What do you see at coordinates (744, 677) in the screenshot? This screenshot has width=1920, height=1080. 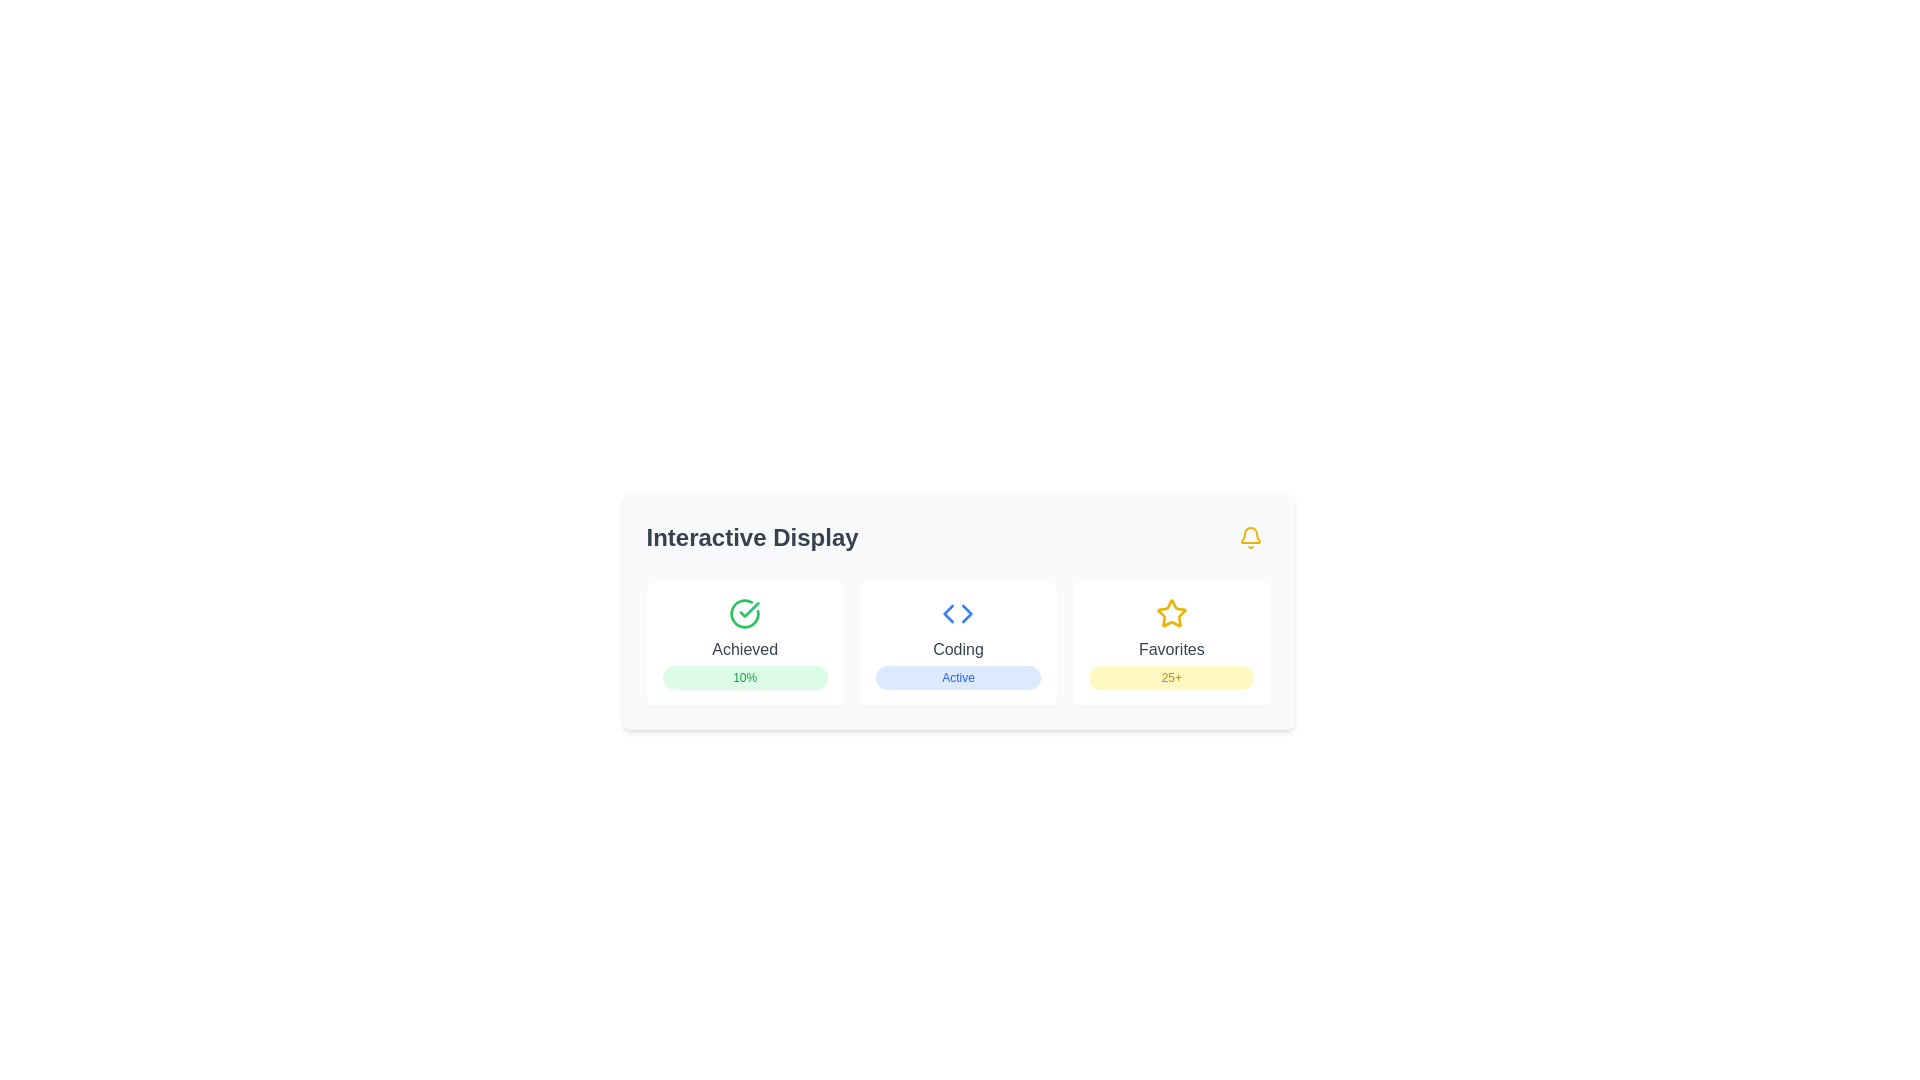 I see `the small rectangular badge with rounded corners located below the 'Achieved' text label, which displays '10%' in a smaller green font` at bounding box center [744, 677].